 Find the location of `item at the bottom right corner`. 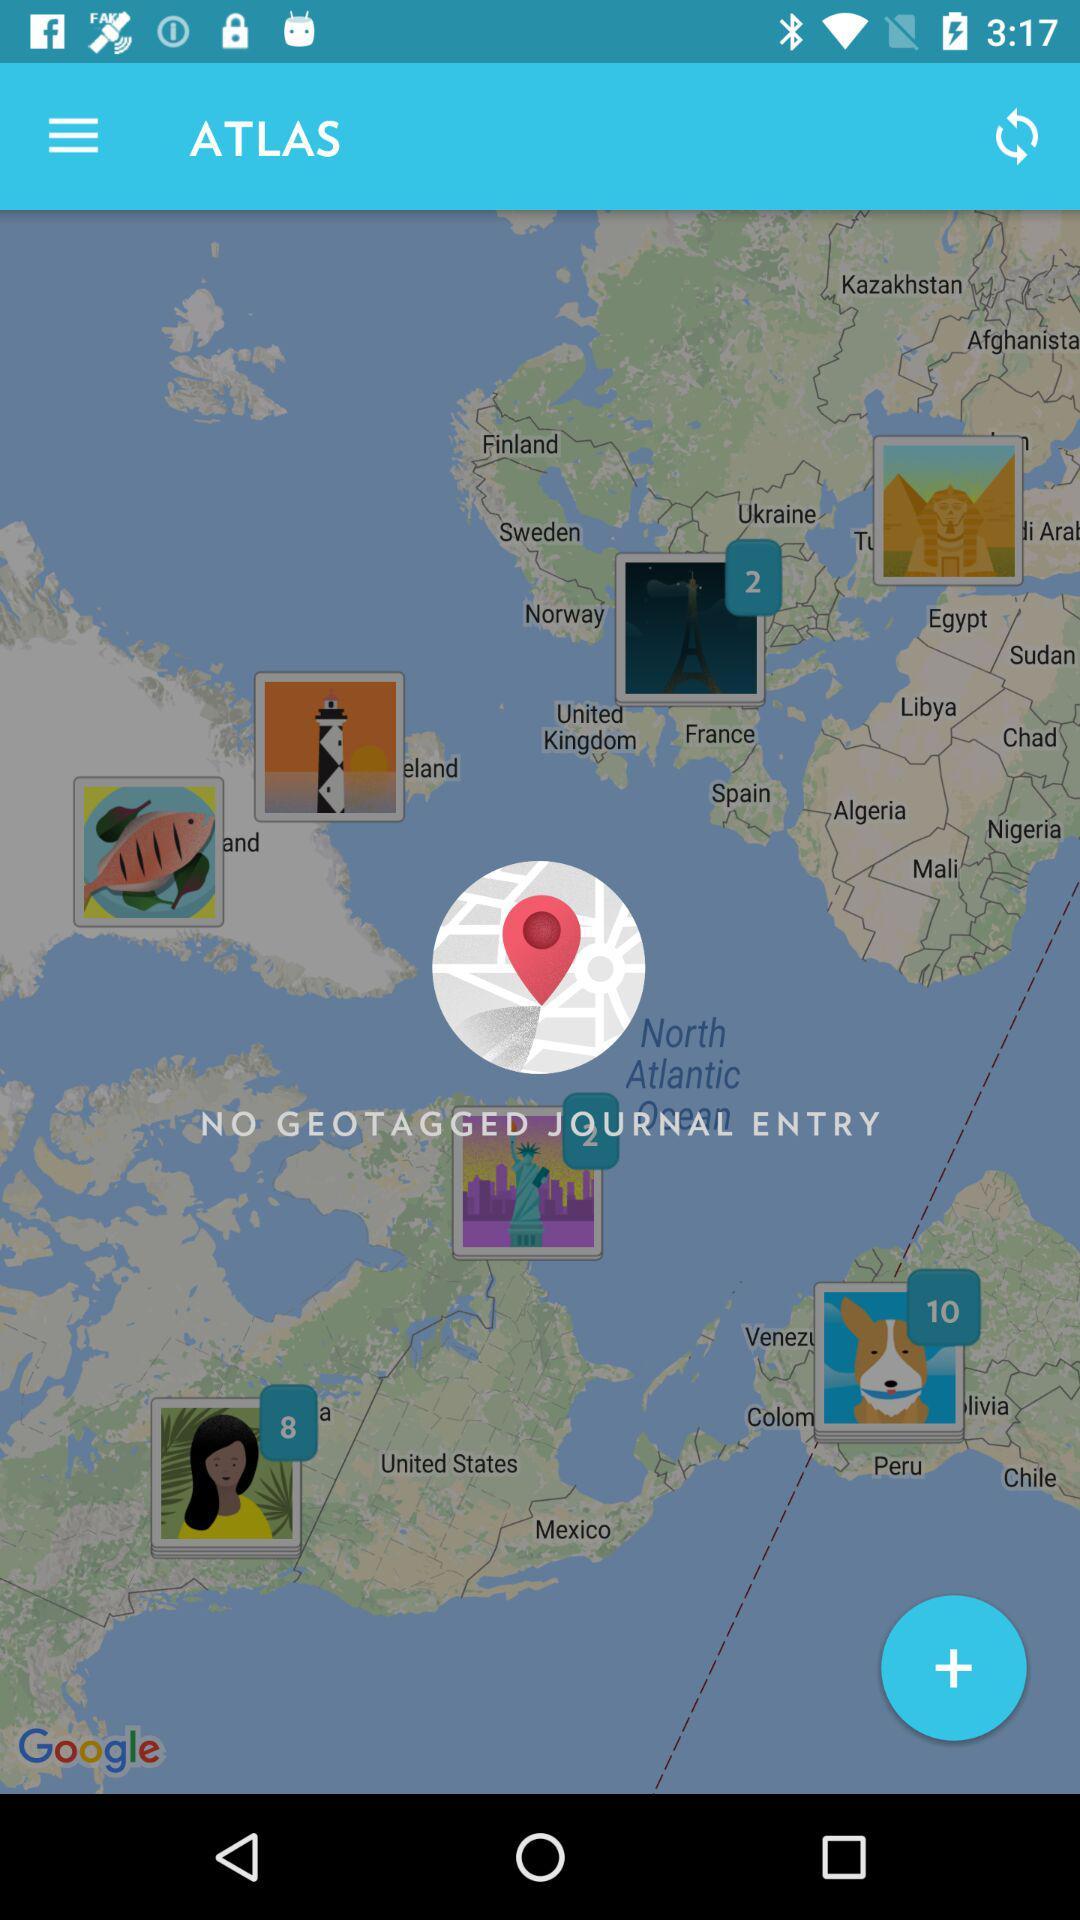

item at the bottom right corner is located at coordinates (952, 1668).